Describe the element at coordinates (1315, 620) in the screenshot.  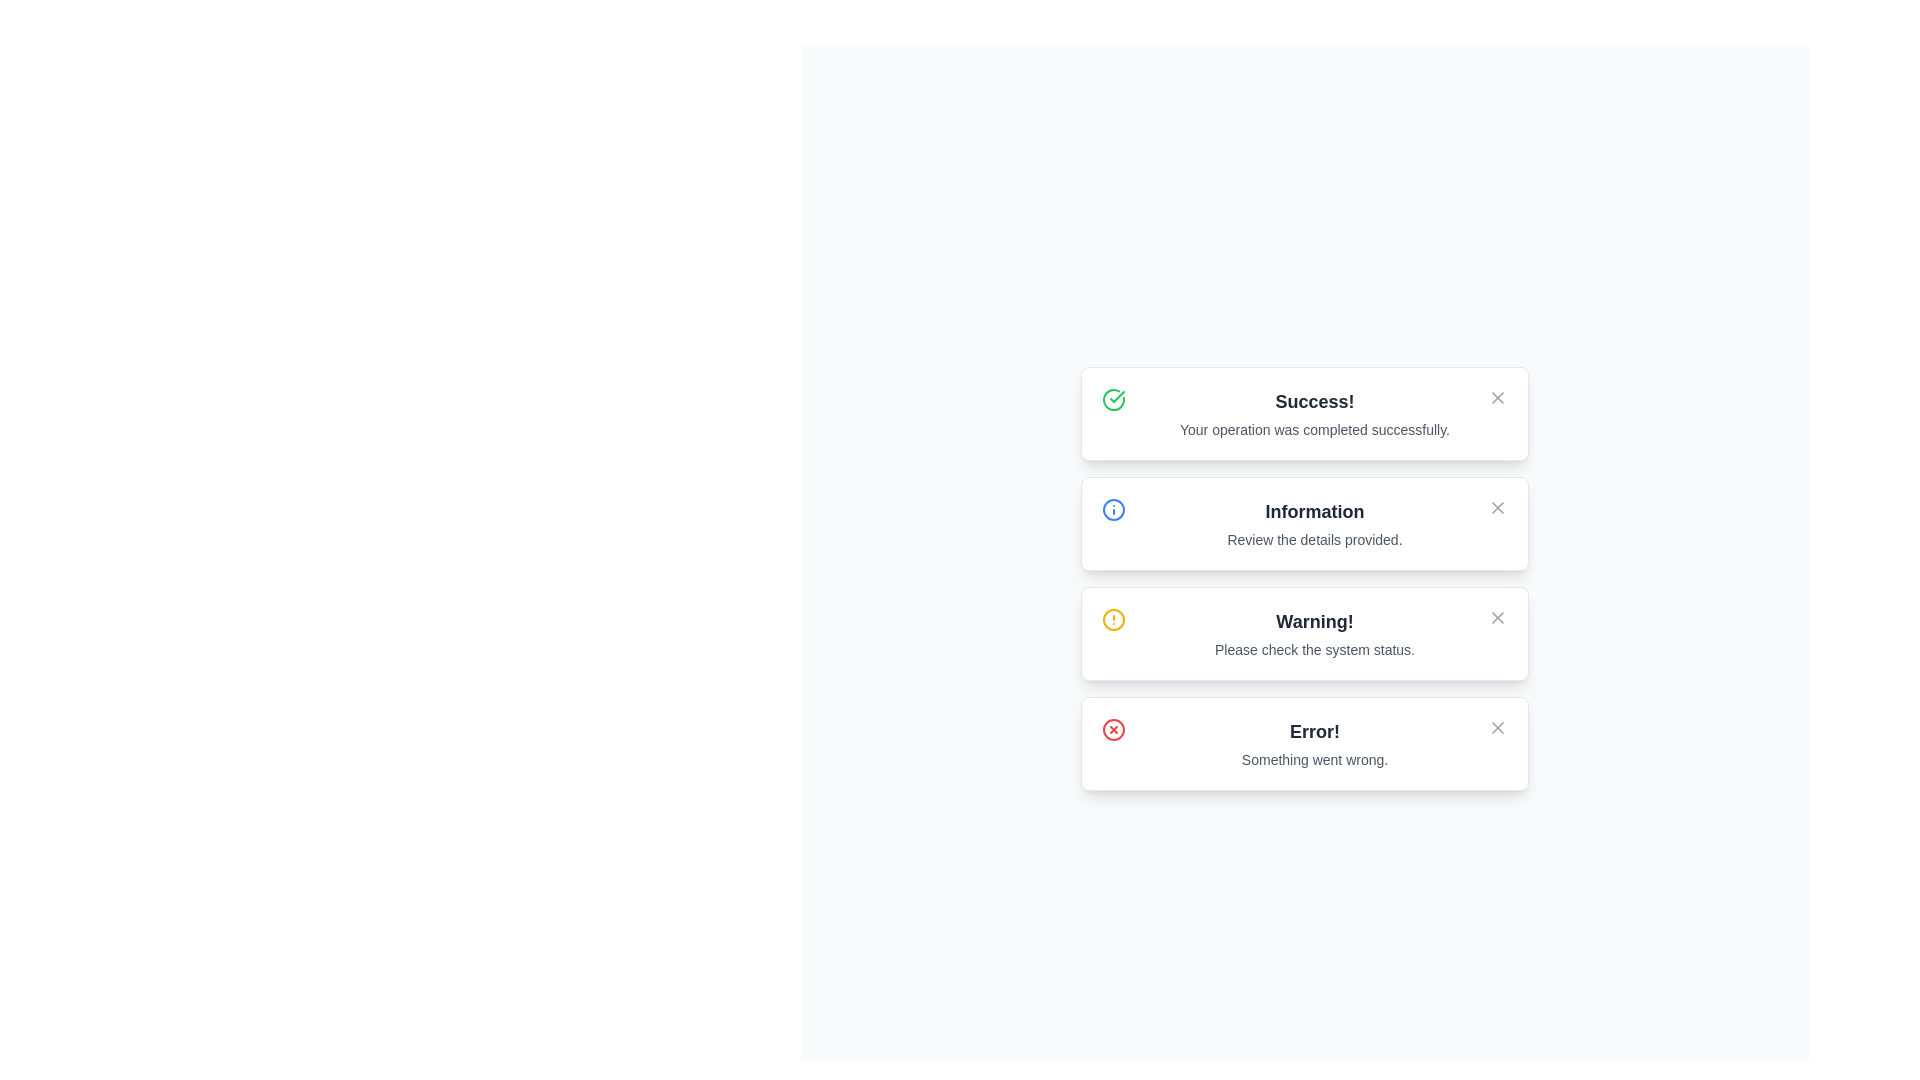
I see `the warning status text label` at that location.